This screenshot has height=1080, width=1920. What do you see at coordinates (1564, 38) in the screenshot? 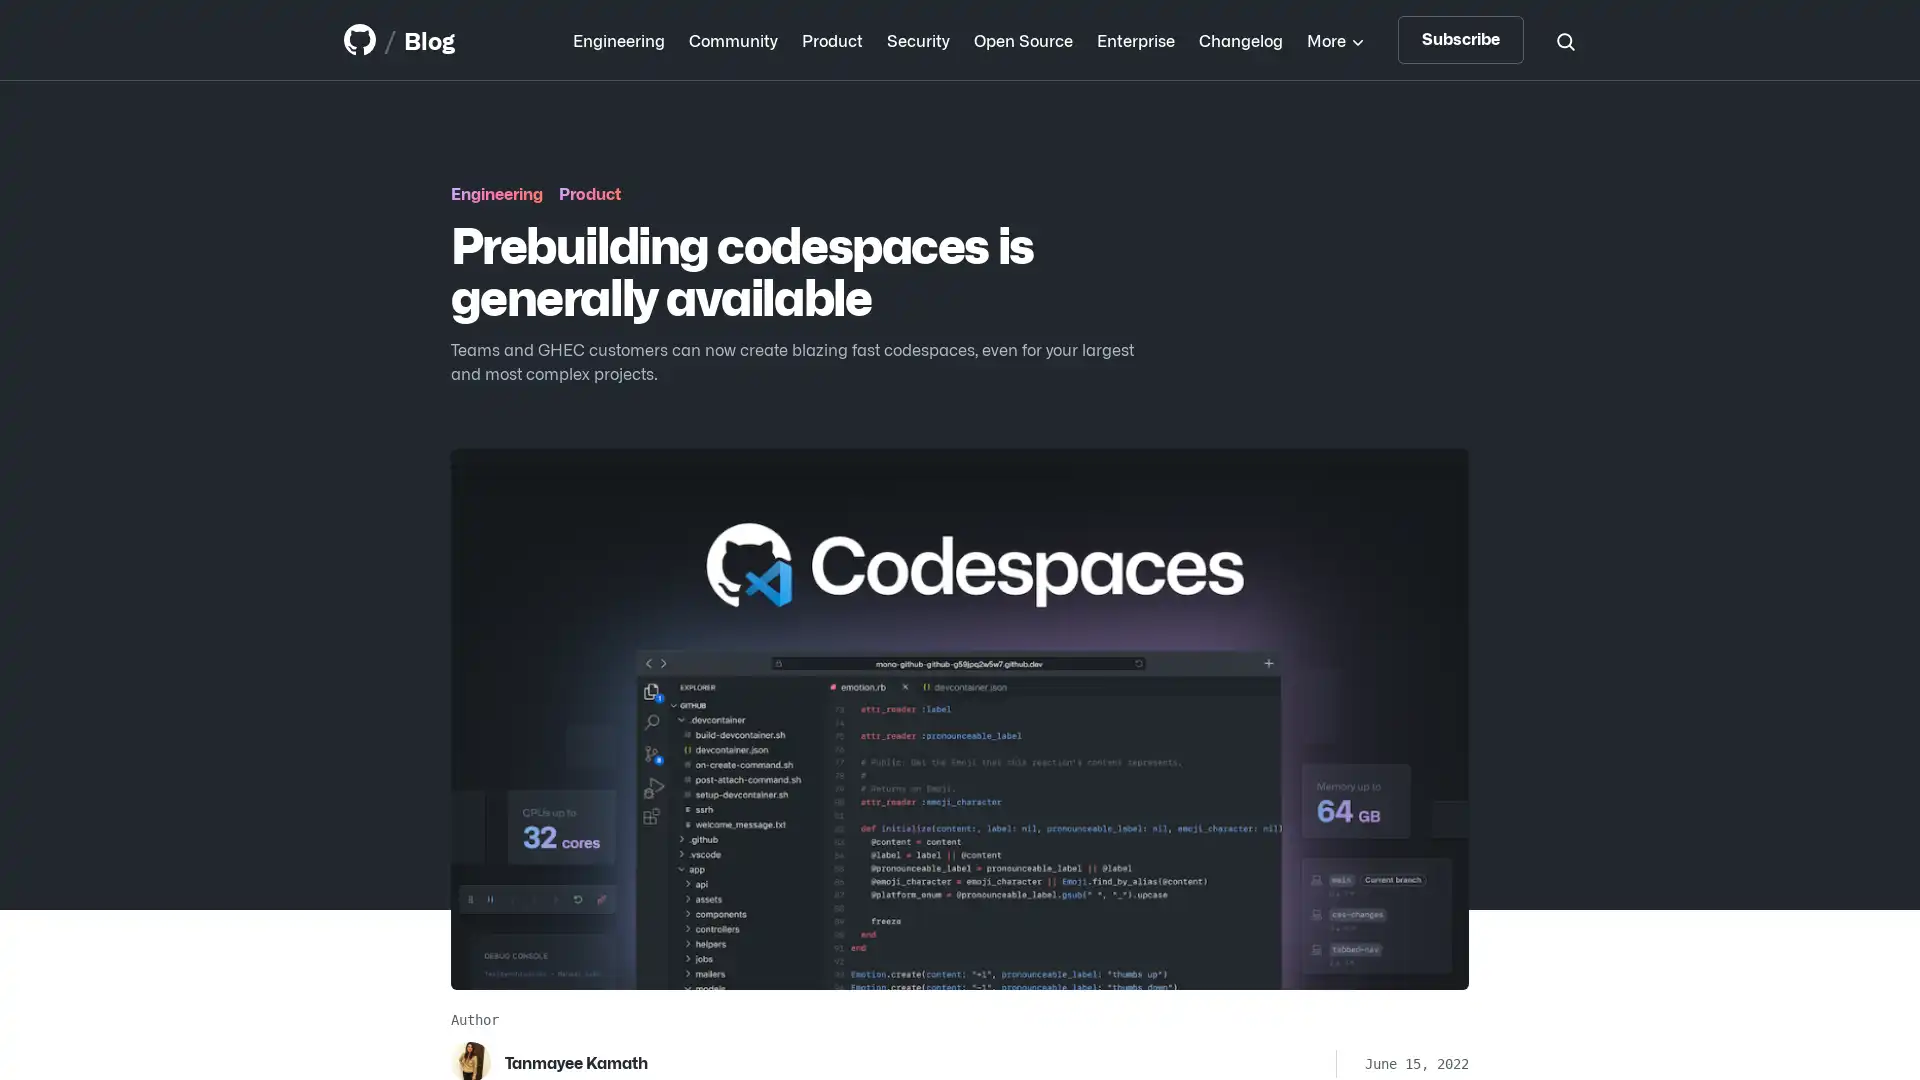
I see `Search toggle` at bounding box center [1564, 38].